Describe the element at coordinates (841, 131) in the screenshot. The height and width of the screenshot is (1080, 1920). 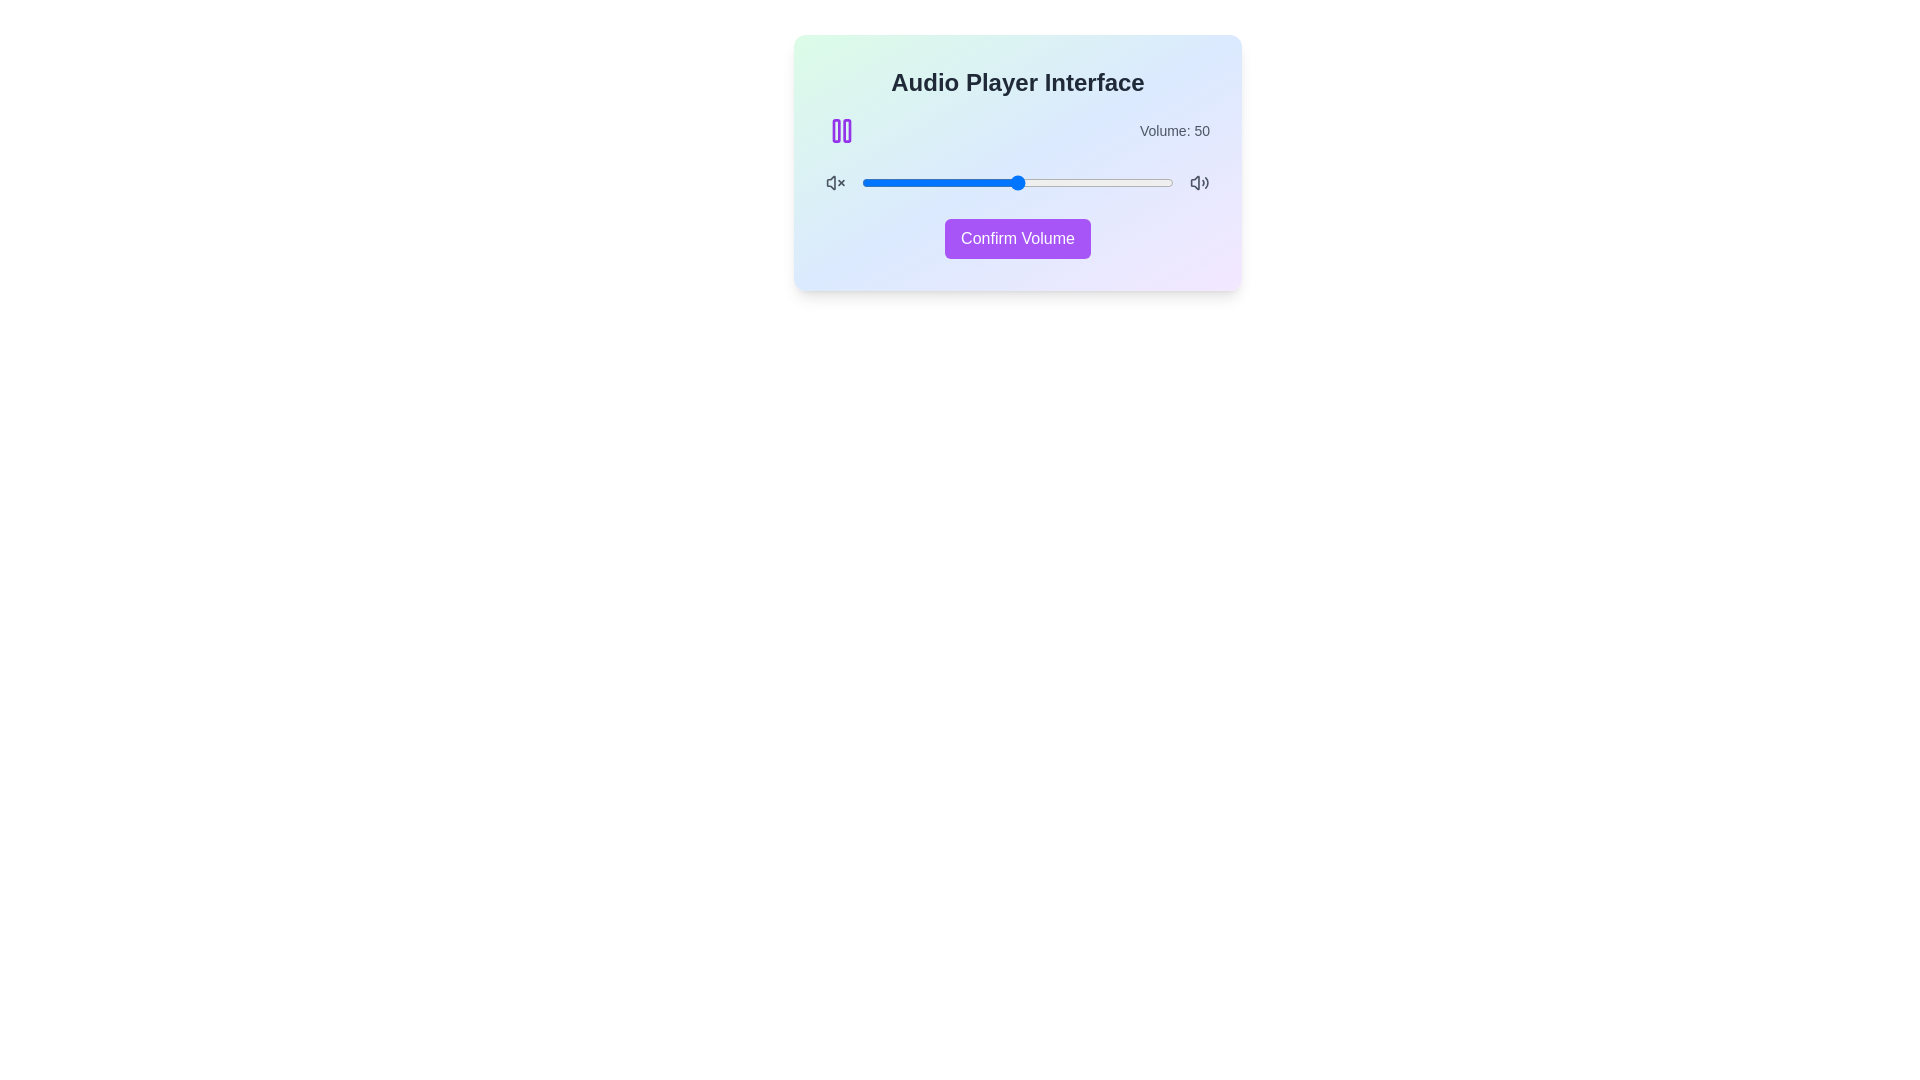
I see `the pause button located` at that location.